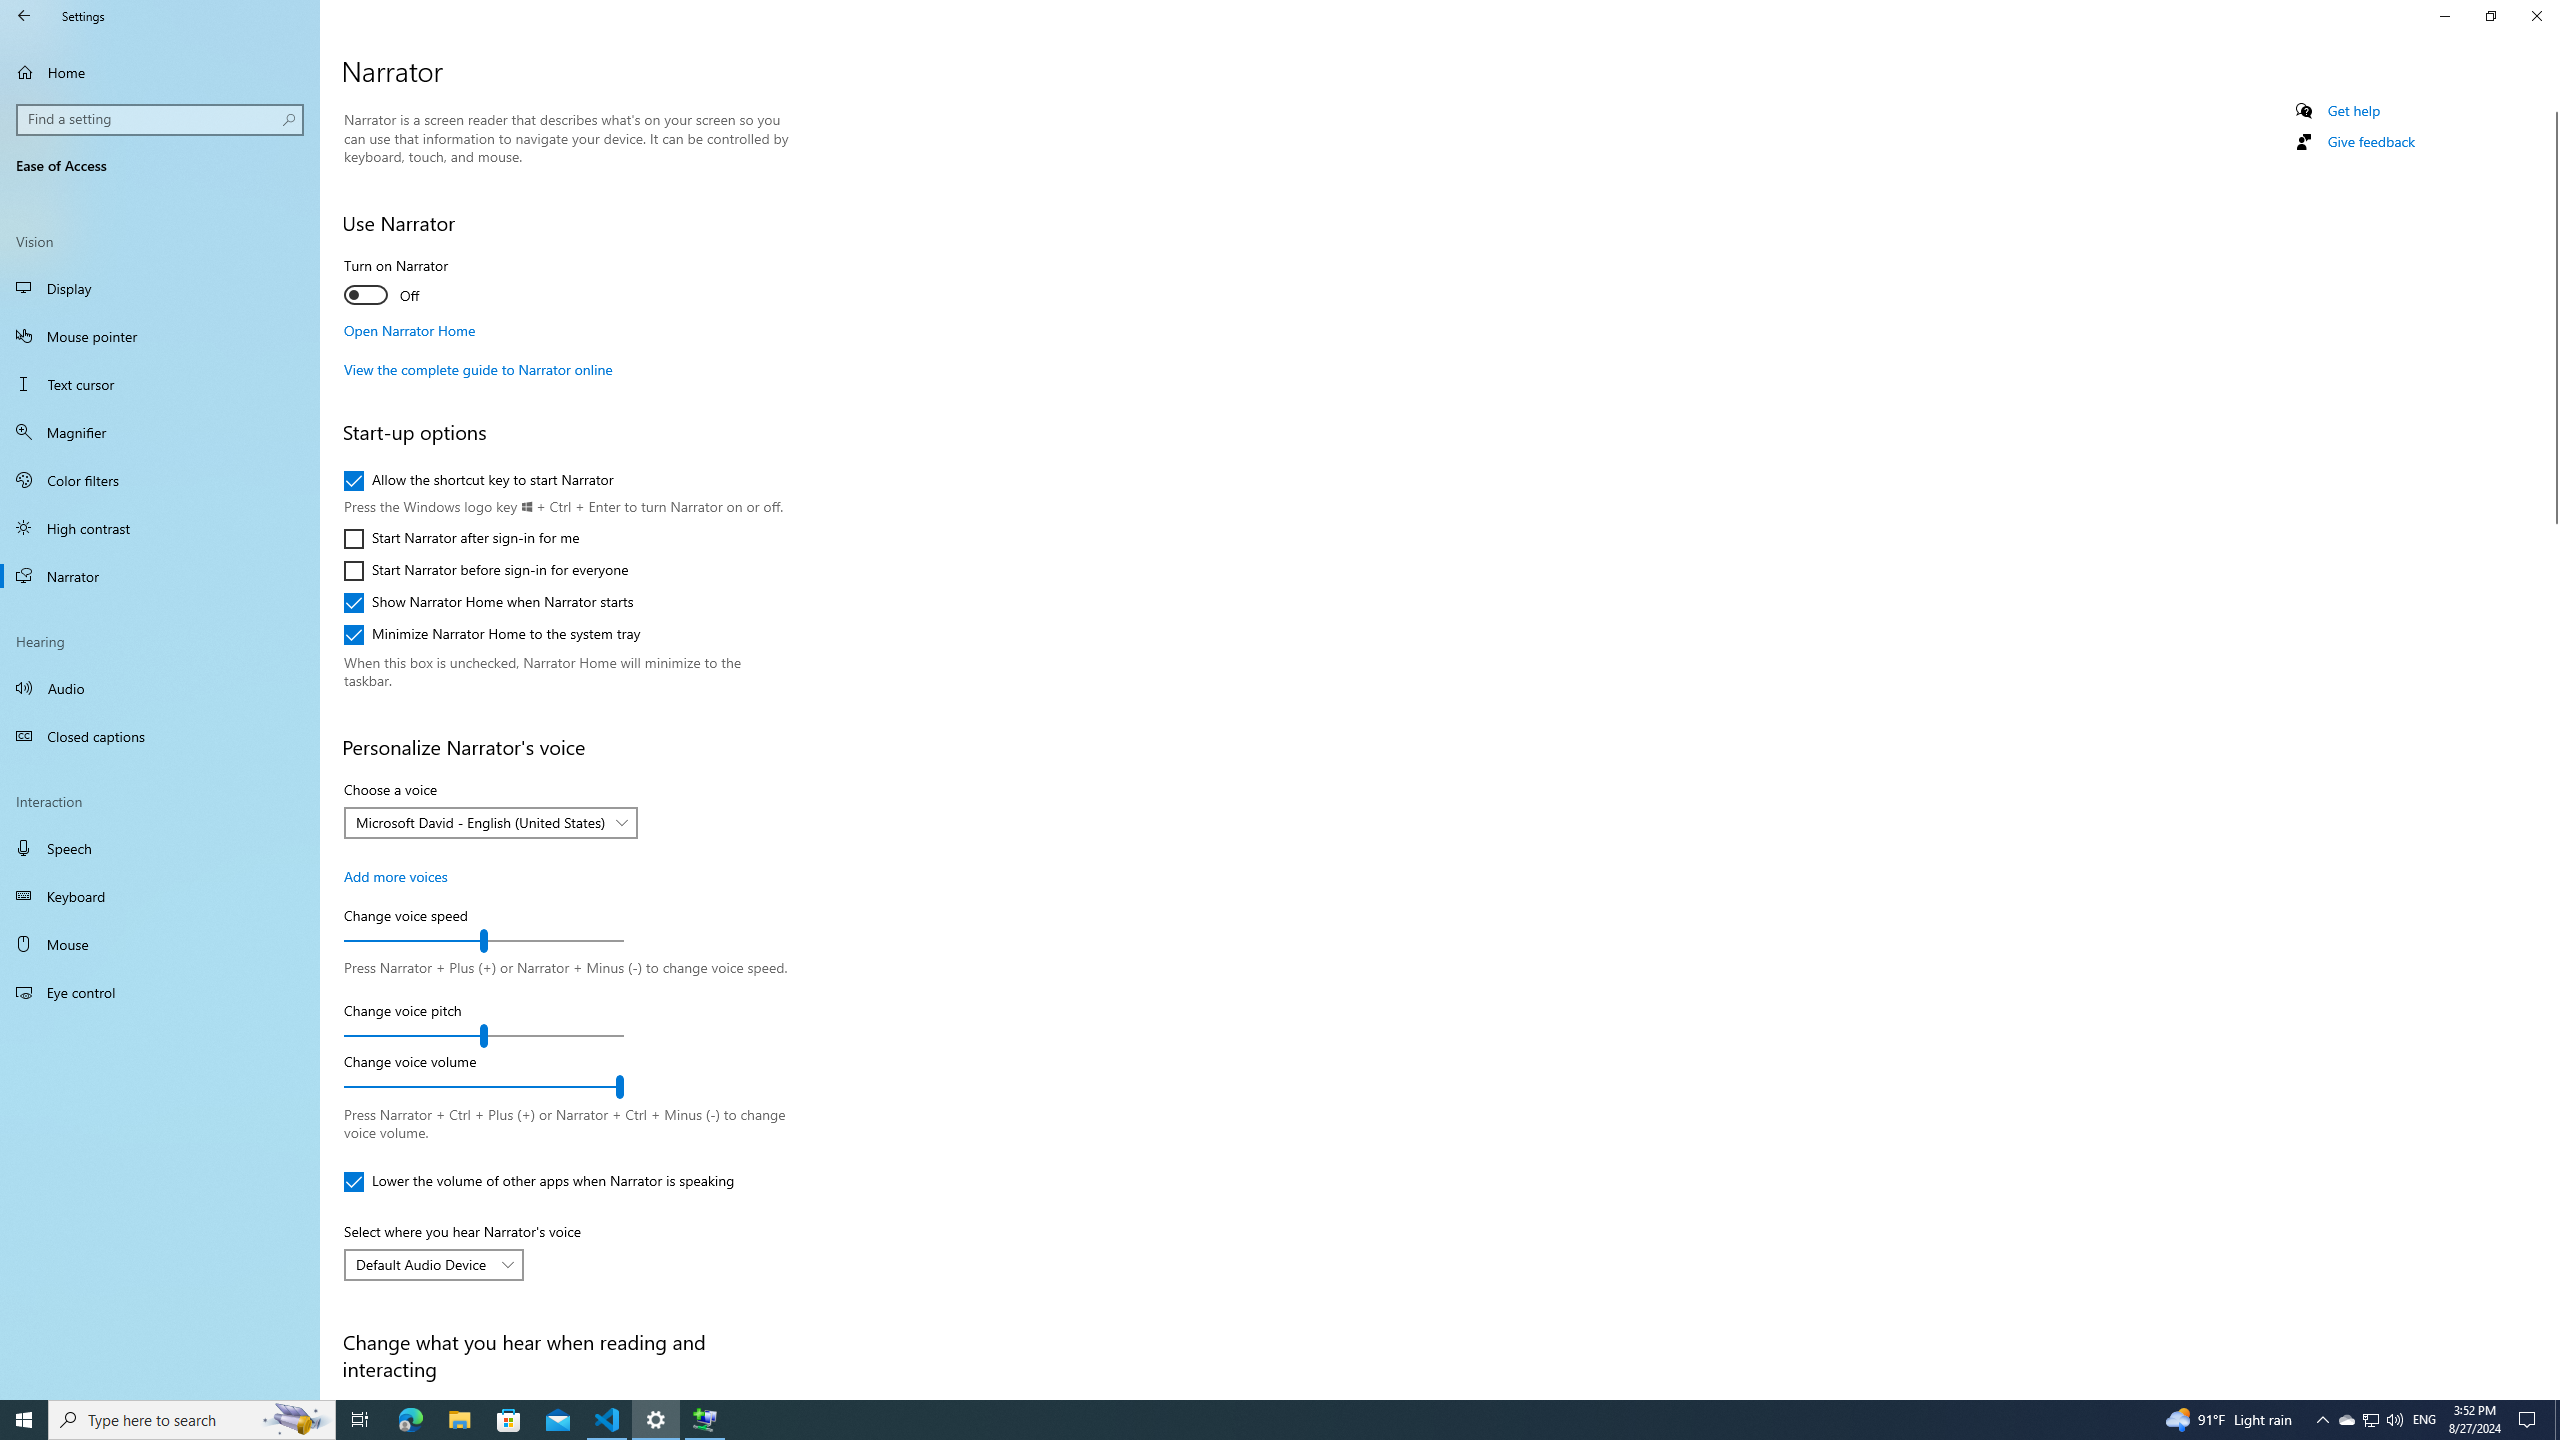 The width and height of the screenshot is (2560, 1440). I want to click on 'File Explorer', so click(458, 1418).